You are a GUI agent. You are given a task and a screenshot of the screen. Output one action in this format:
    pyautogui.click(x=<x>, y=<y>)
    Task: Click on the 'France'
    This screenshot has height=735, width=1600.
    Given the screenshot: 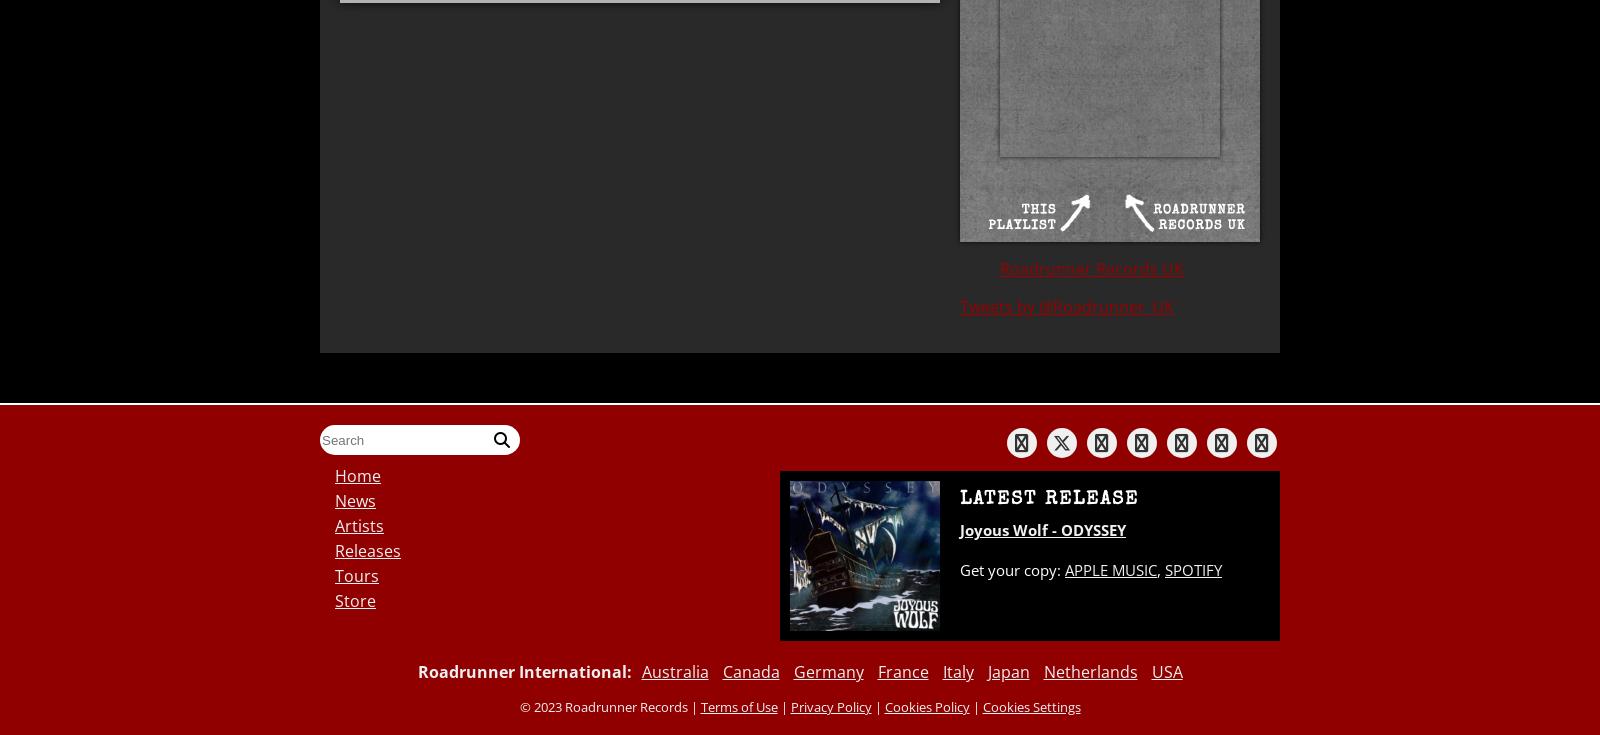 What is the action you would take?
    pyautogui.click(x=901, y=671)
    